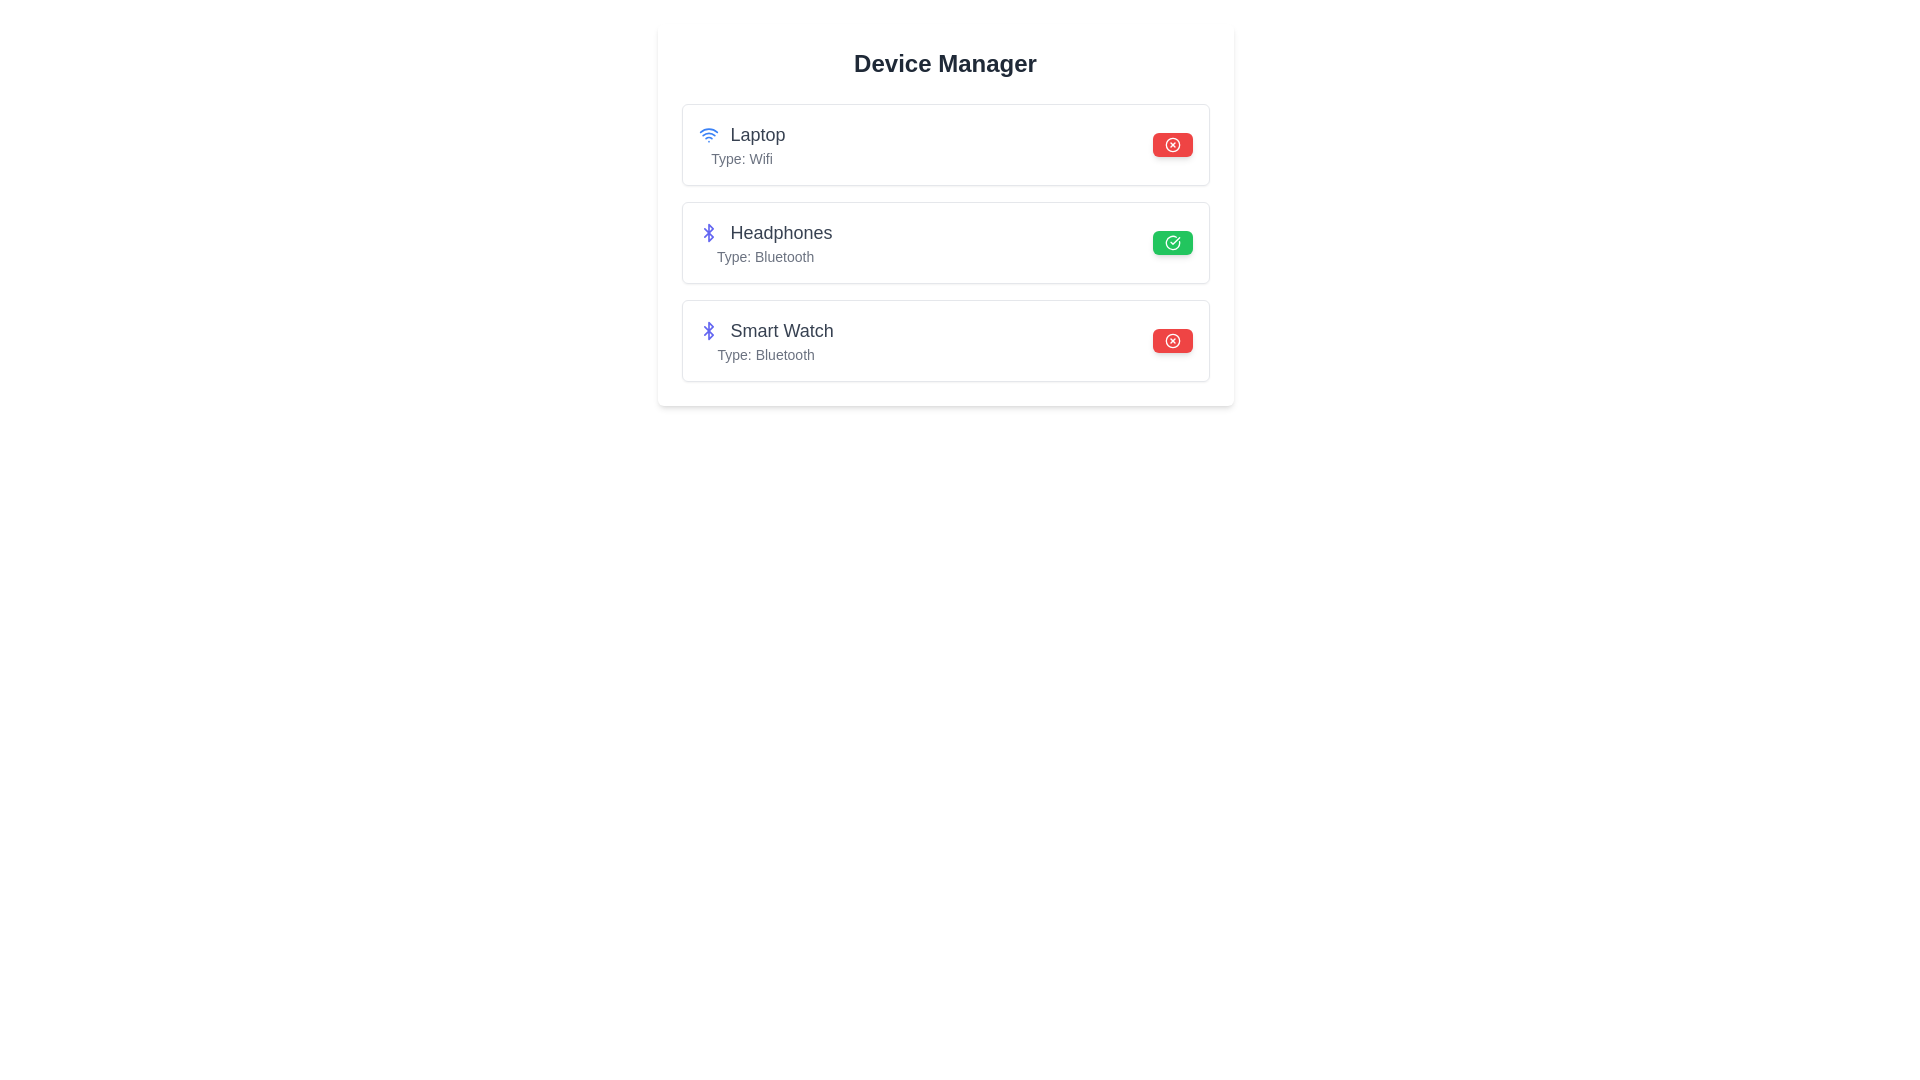 The width and height of the screenshot is (1920, 1080). I want to click on the informational display titled 'Headphones' that includes a subtitle 'Type: Bluetooth' and a blue Bluetooth icon to its left, so click(764, 242).